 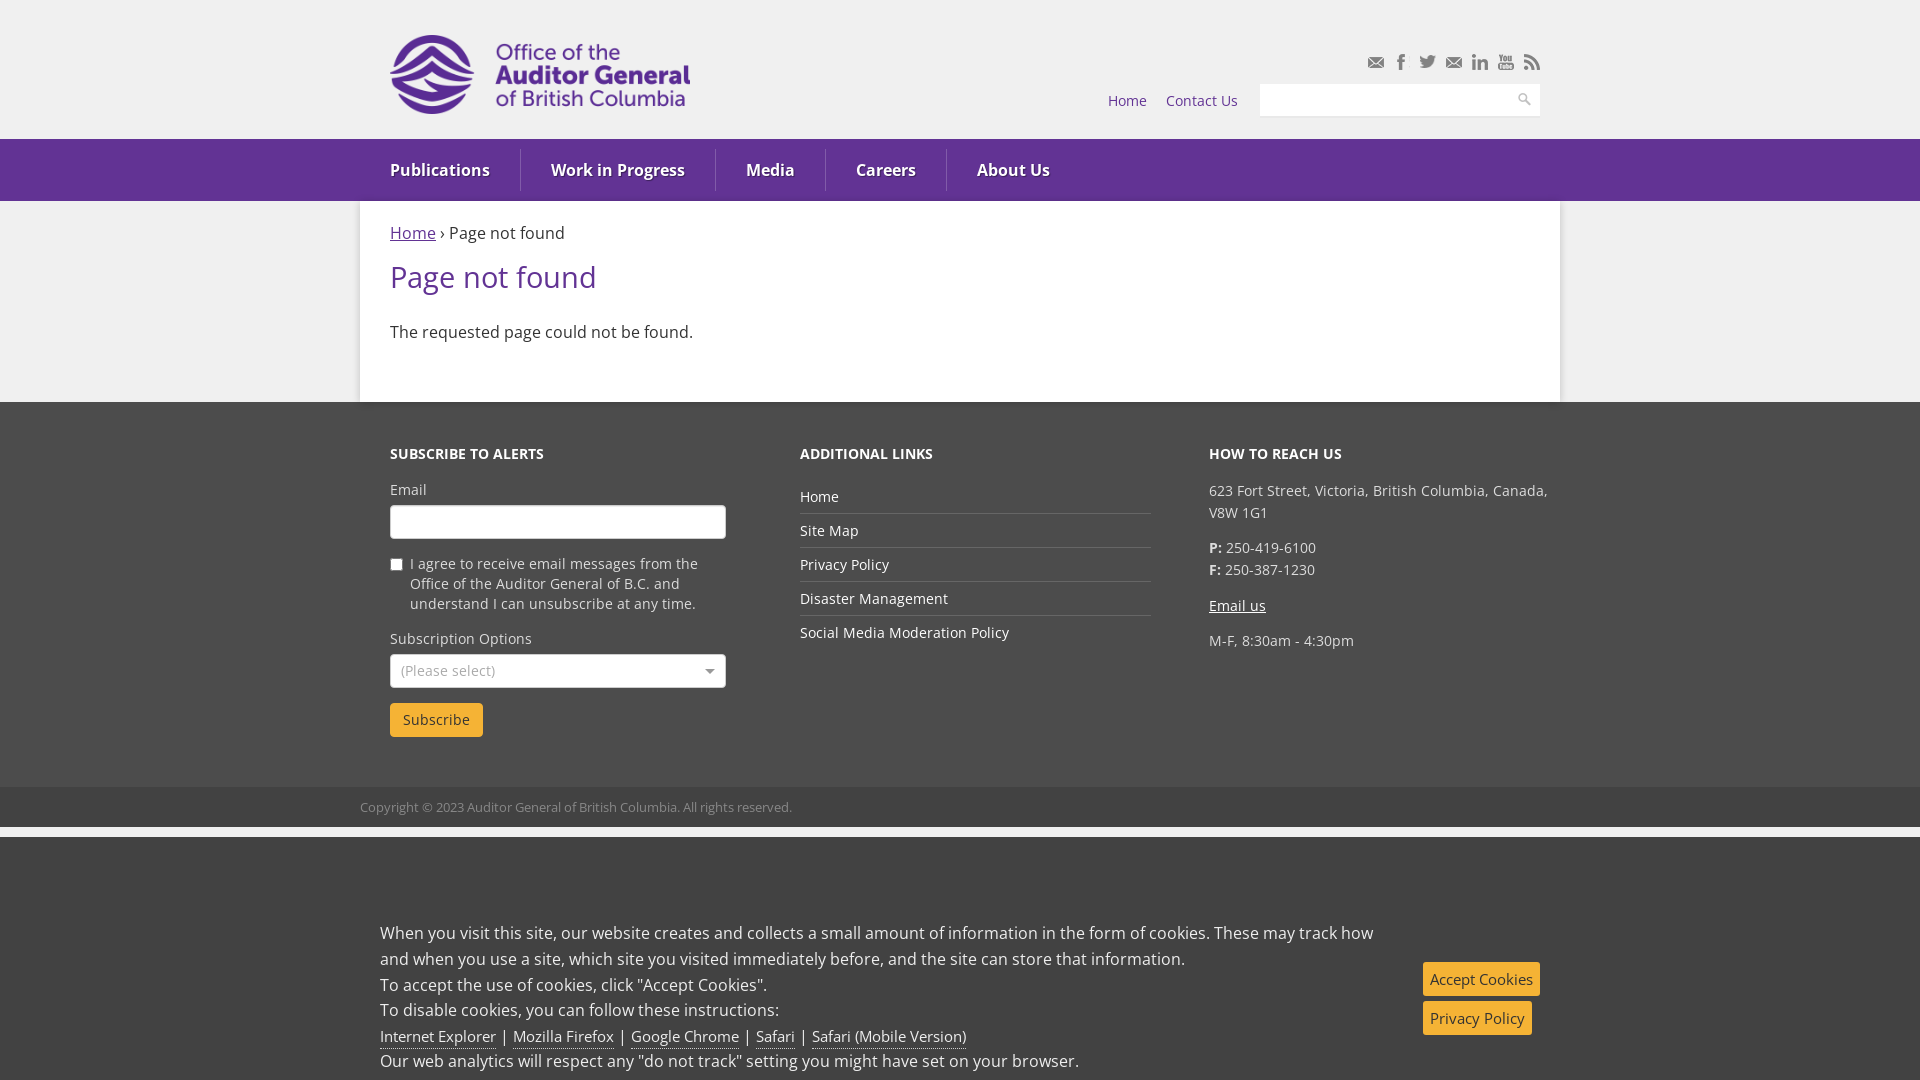 What do you see at coordinates (1382, 100) in the screenshot?
I see `'Enter the terms you wish to search for.'` at bounding box center [1382, 100].